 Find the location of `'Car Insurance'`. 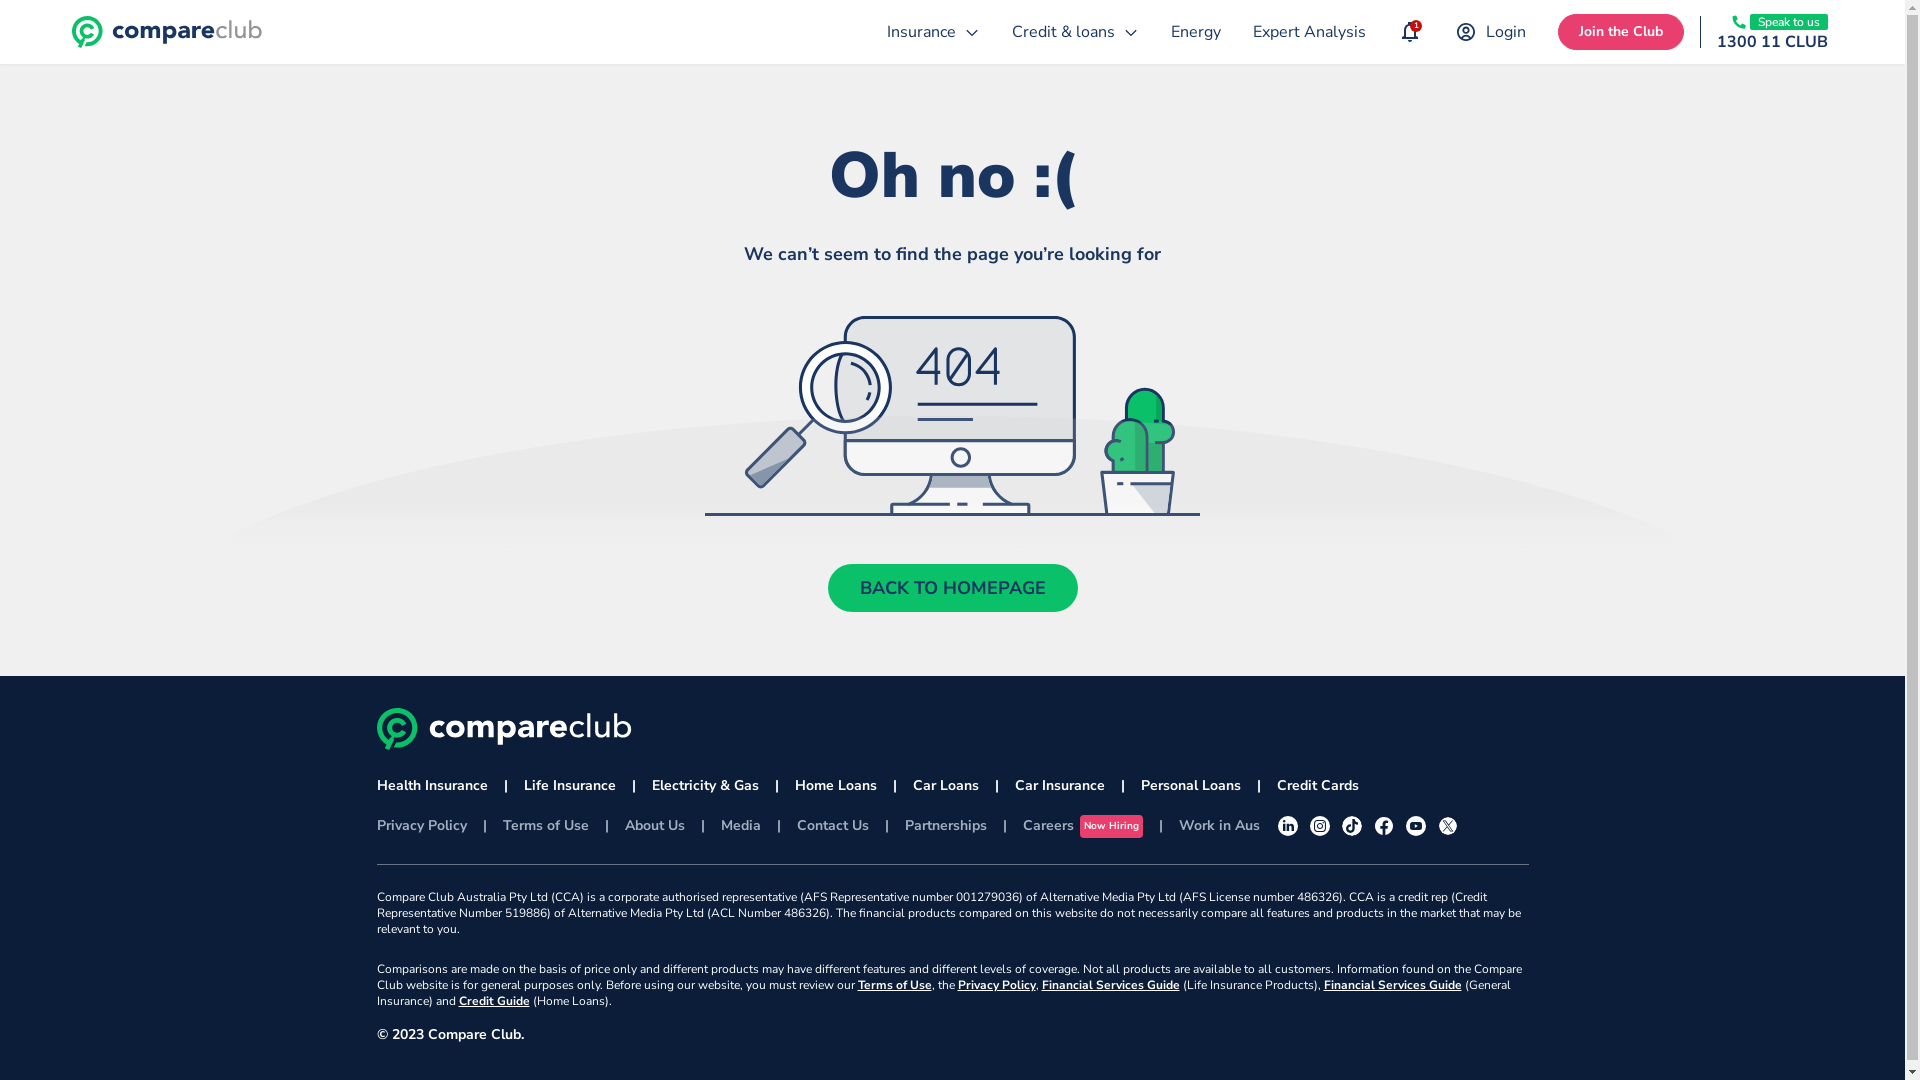

'Car Insurance' is located at coordinates (1058, 785).